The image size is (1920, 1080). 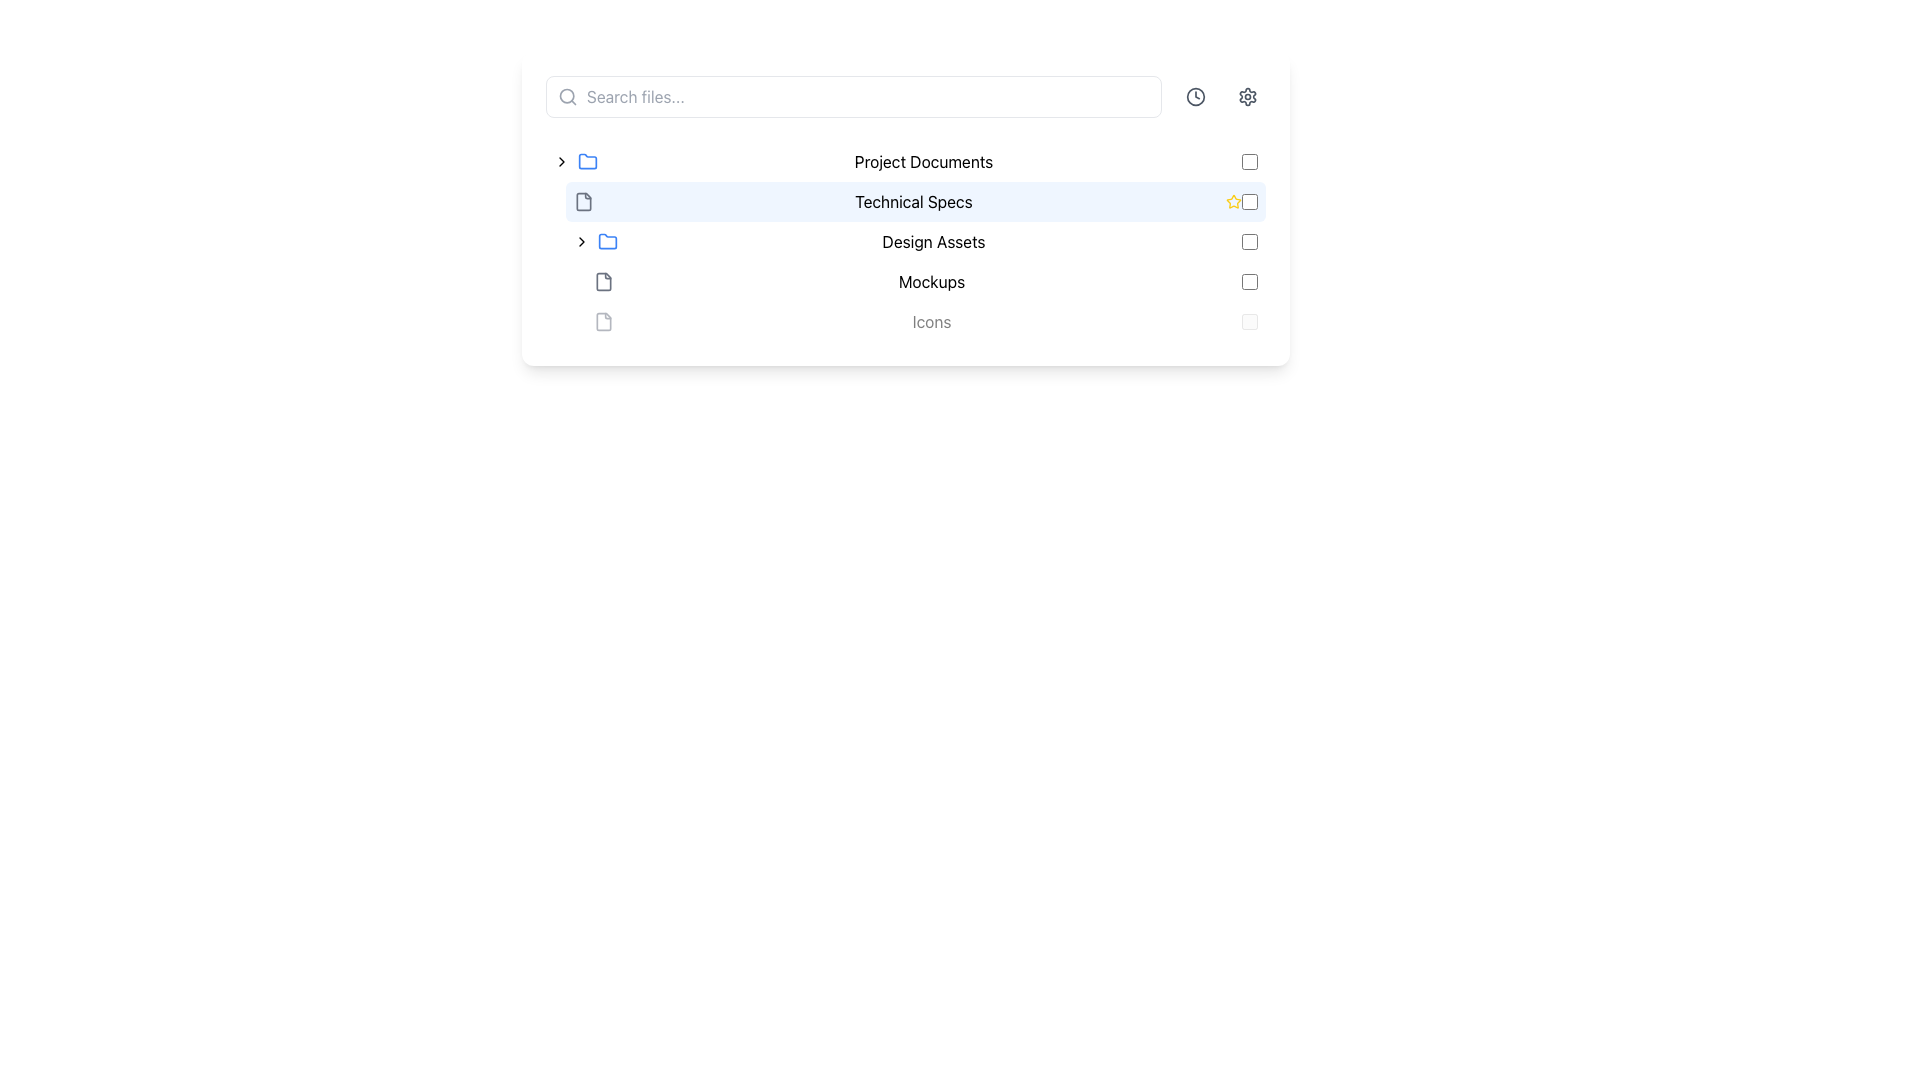 What do you see at coordinates (607, 239) in the screenshot?
I see `the folder icon in the file manager interface, located near the 'Technical Specs' row` at bounding box center [607, 239].